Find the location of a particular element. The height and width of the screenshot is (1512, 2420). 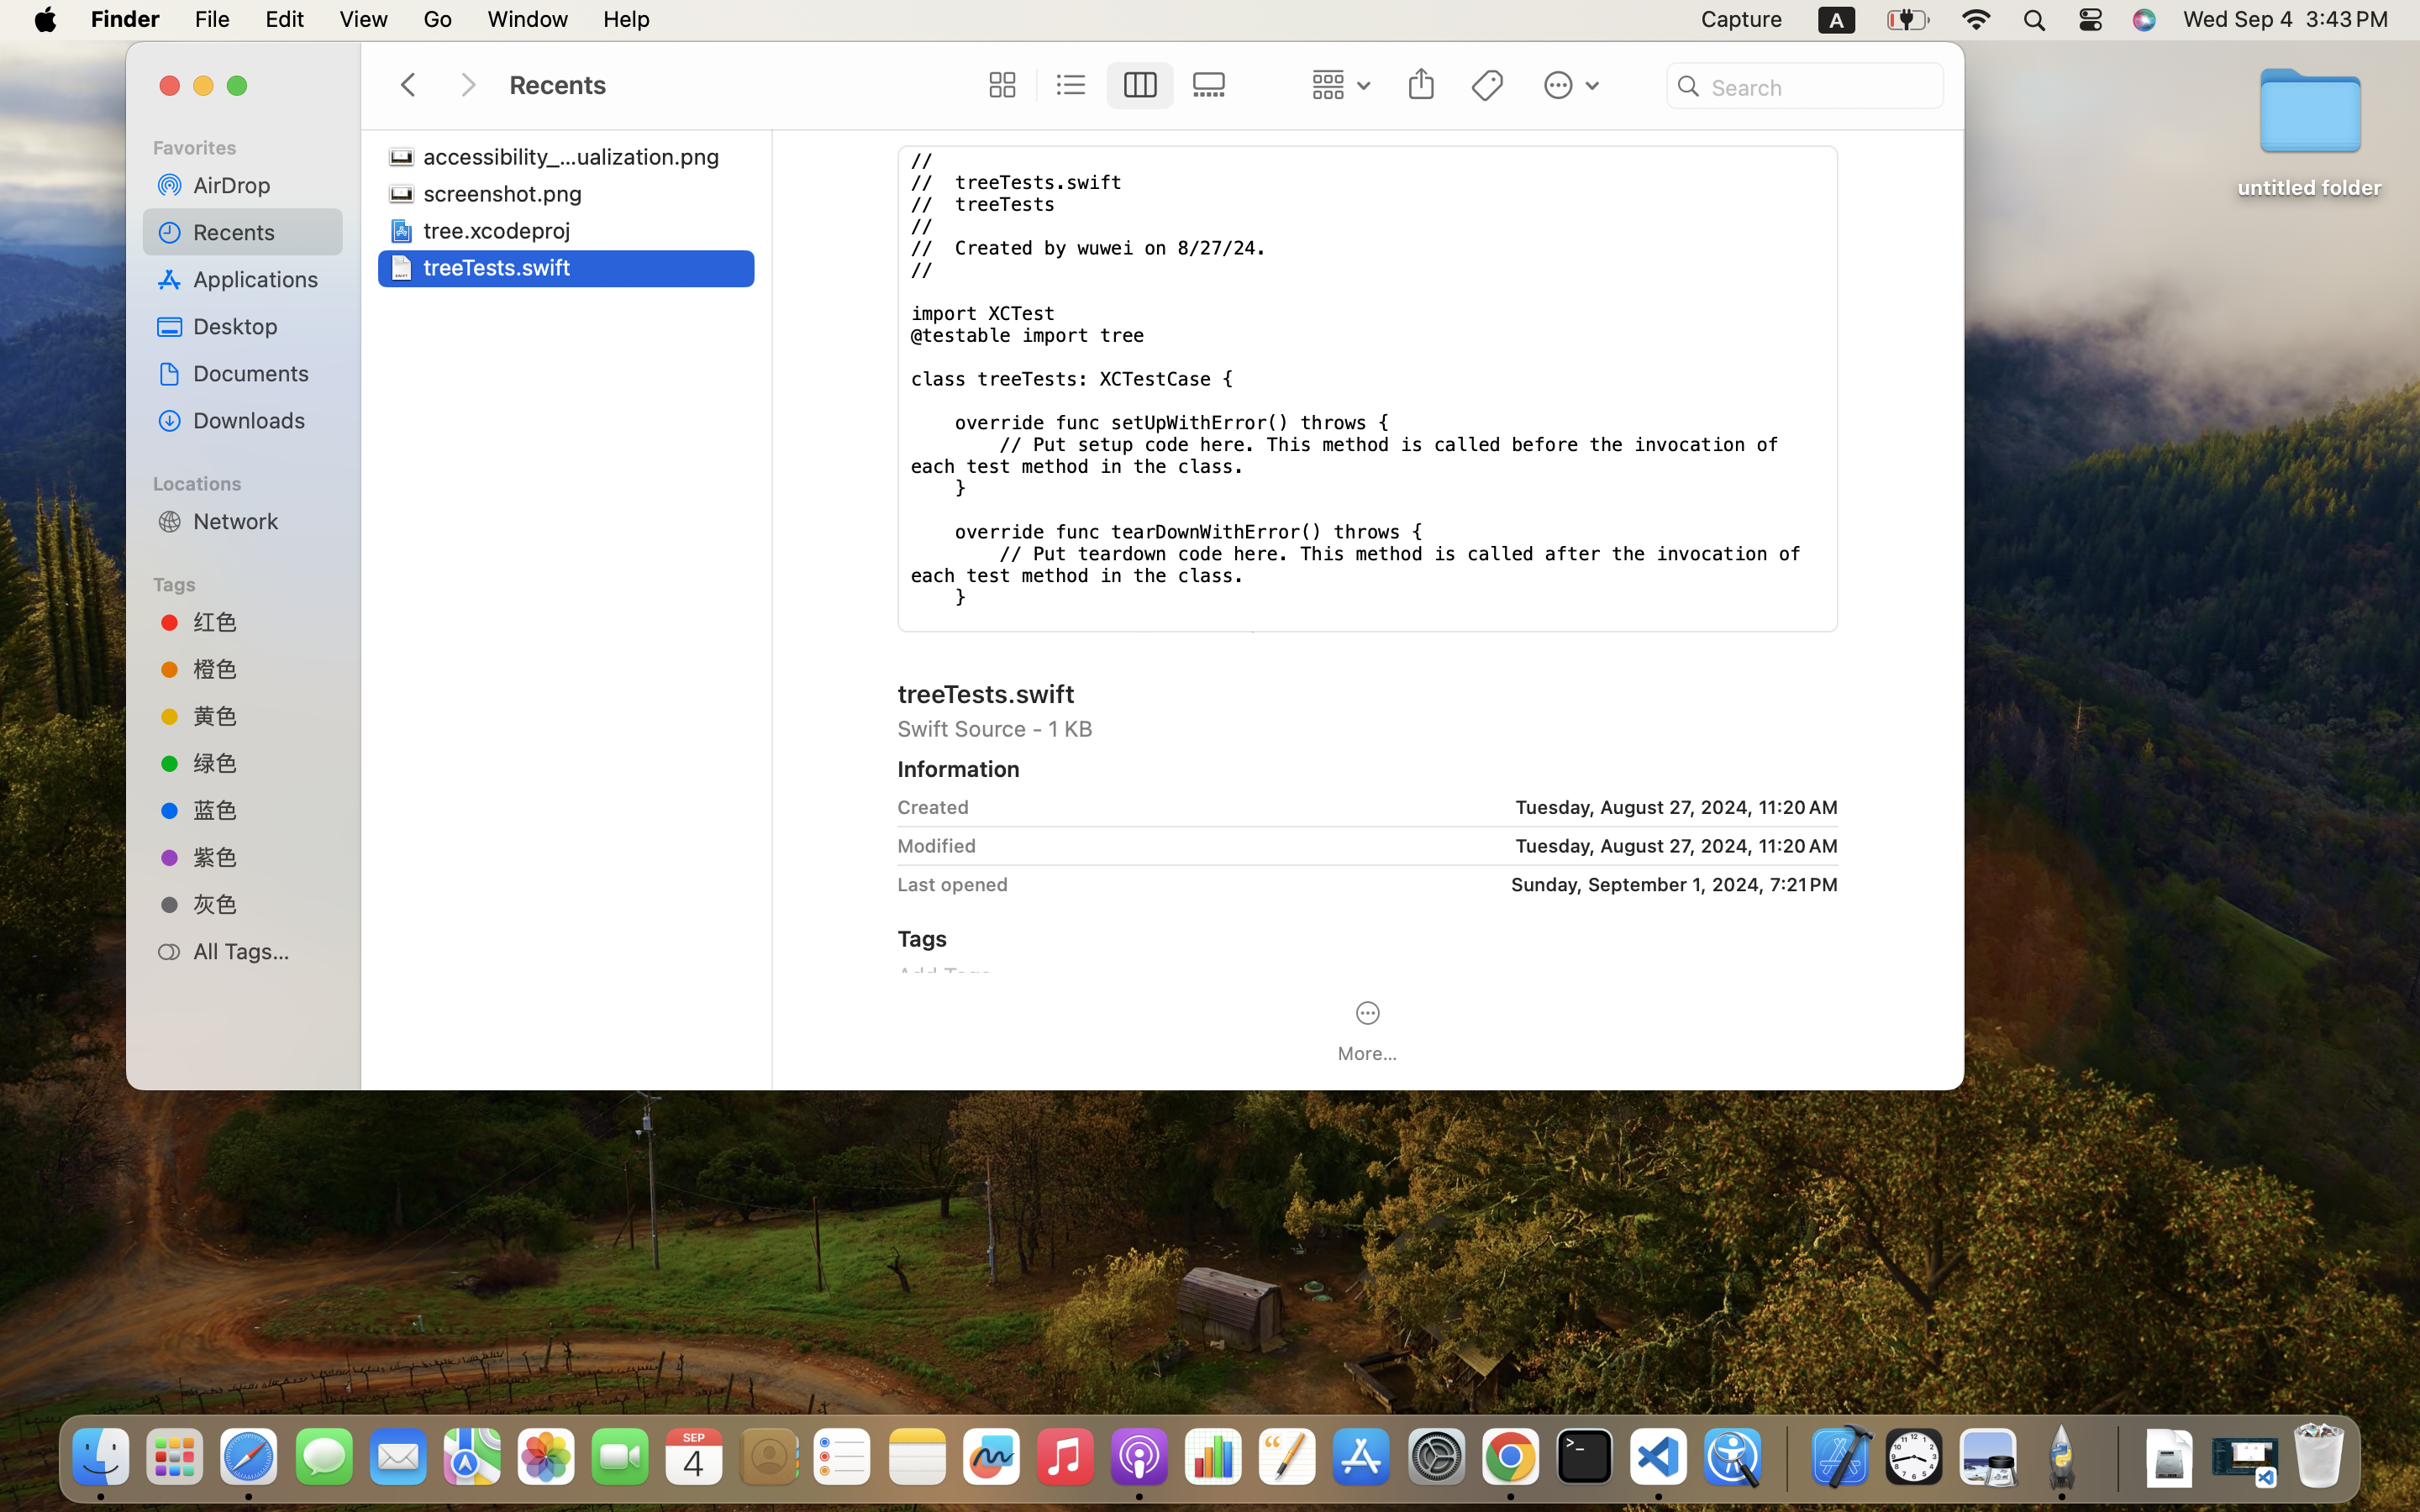

'AirDrop' is located at coordinates (260, 183).